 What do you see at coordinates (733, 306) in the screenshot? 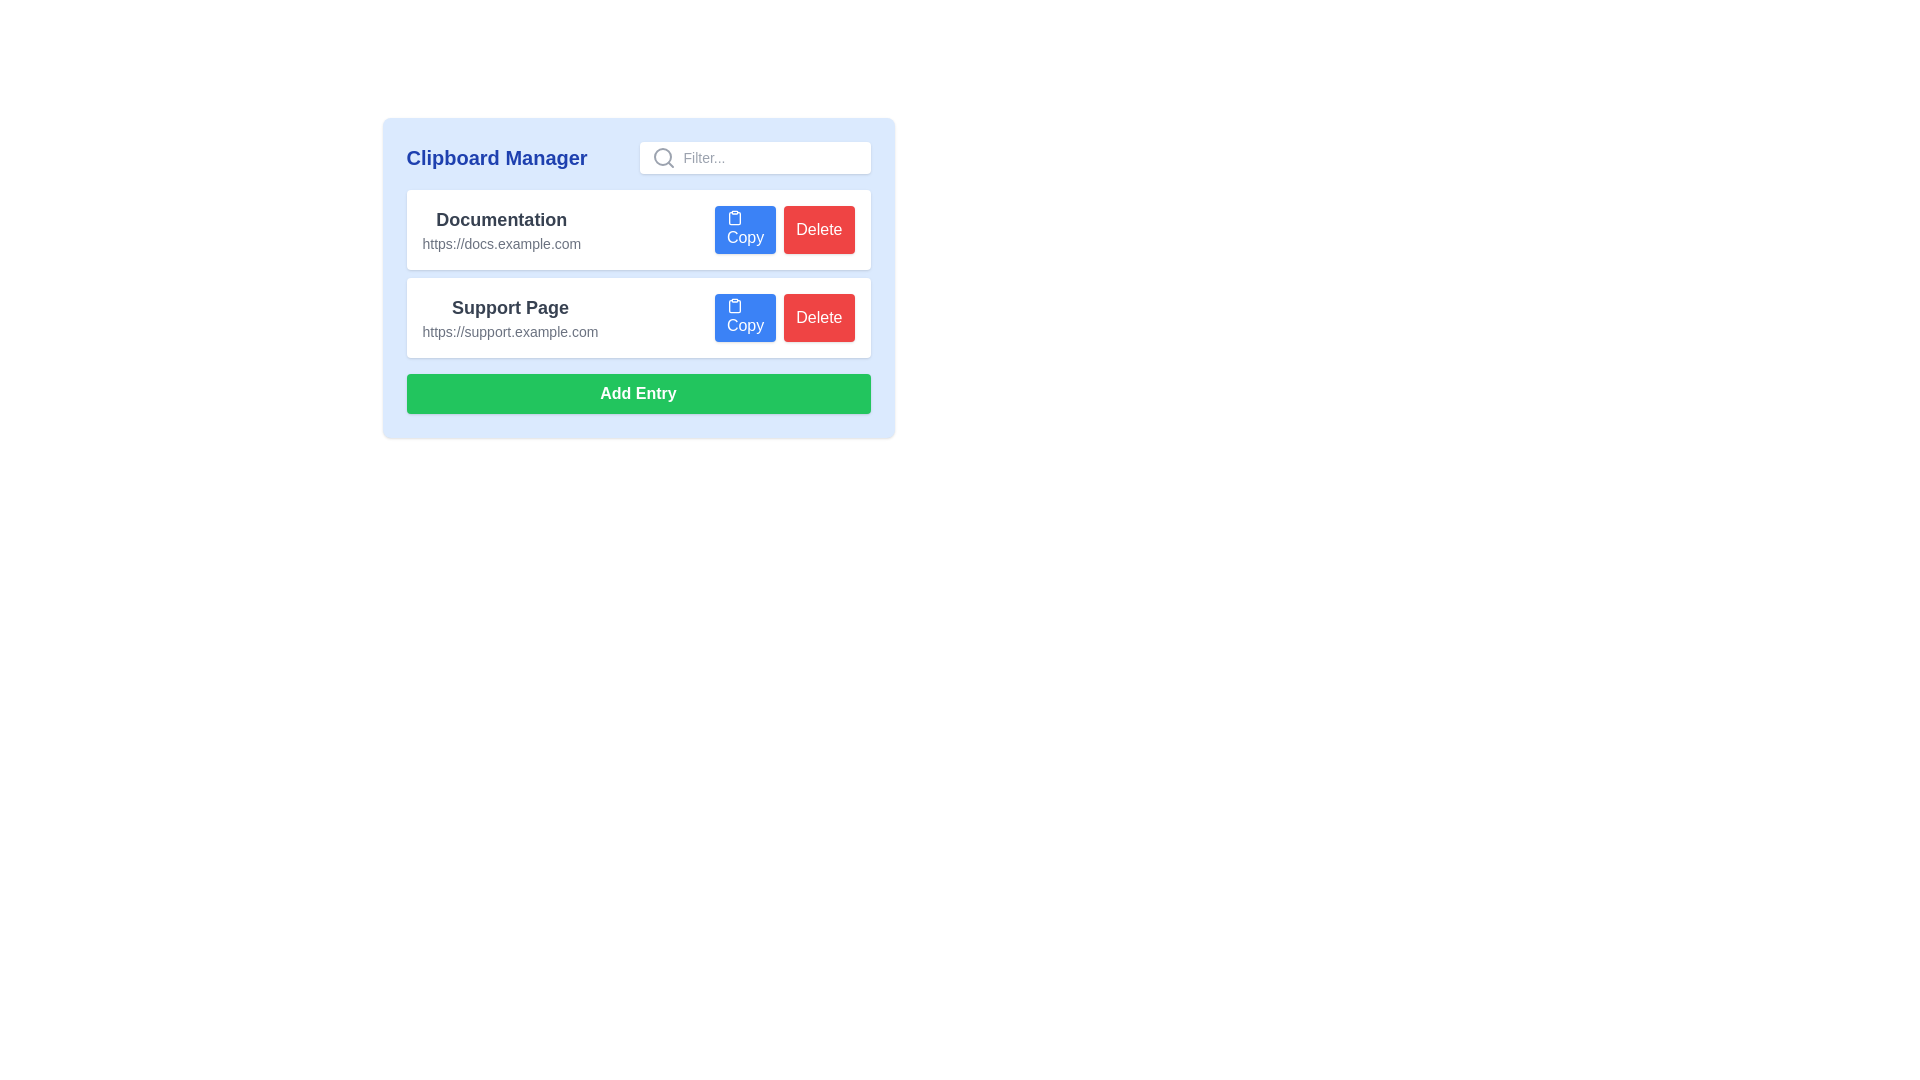
I see `the graphic representation of the clipboard icon located next to the 'Copy' button of the 'Support Page' entry in the Clipboard Manager interface` at bounding box center [733, 306].